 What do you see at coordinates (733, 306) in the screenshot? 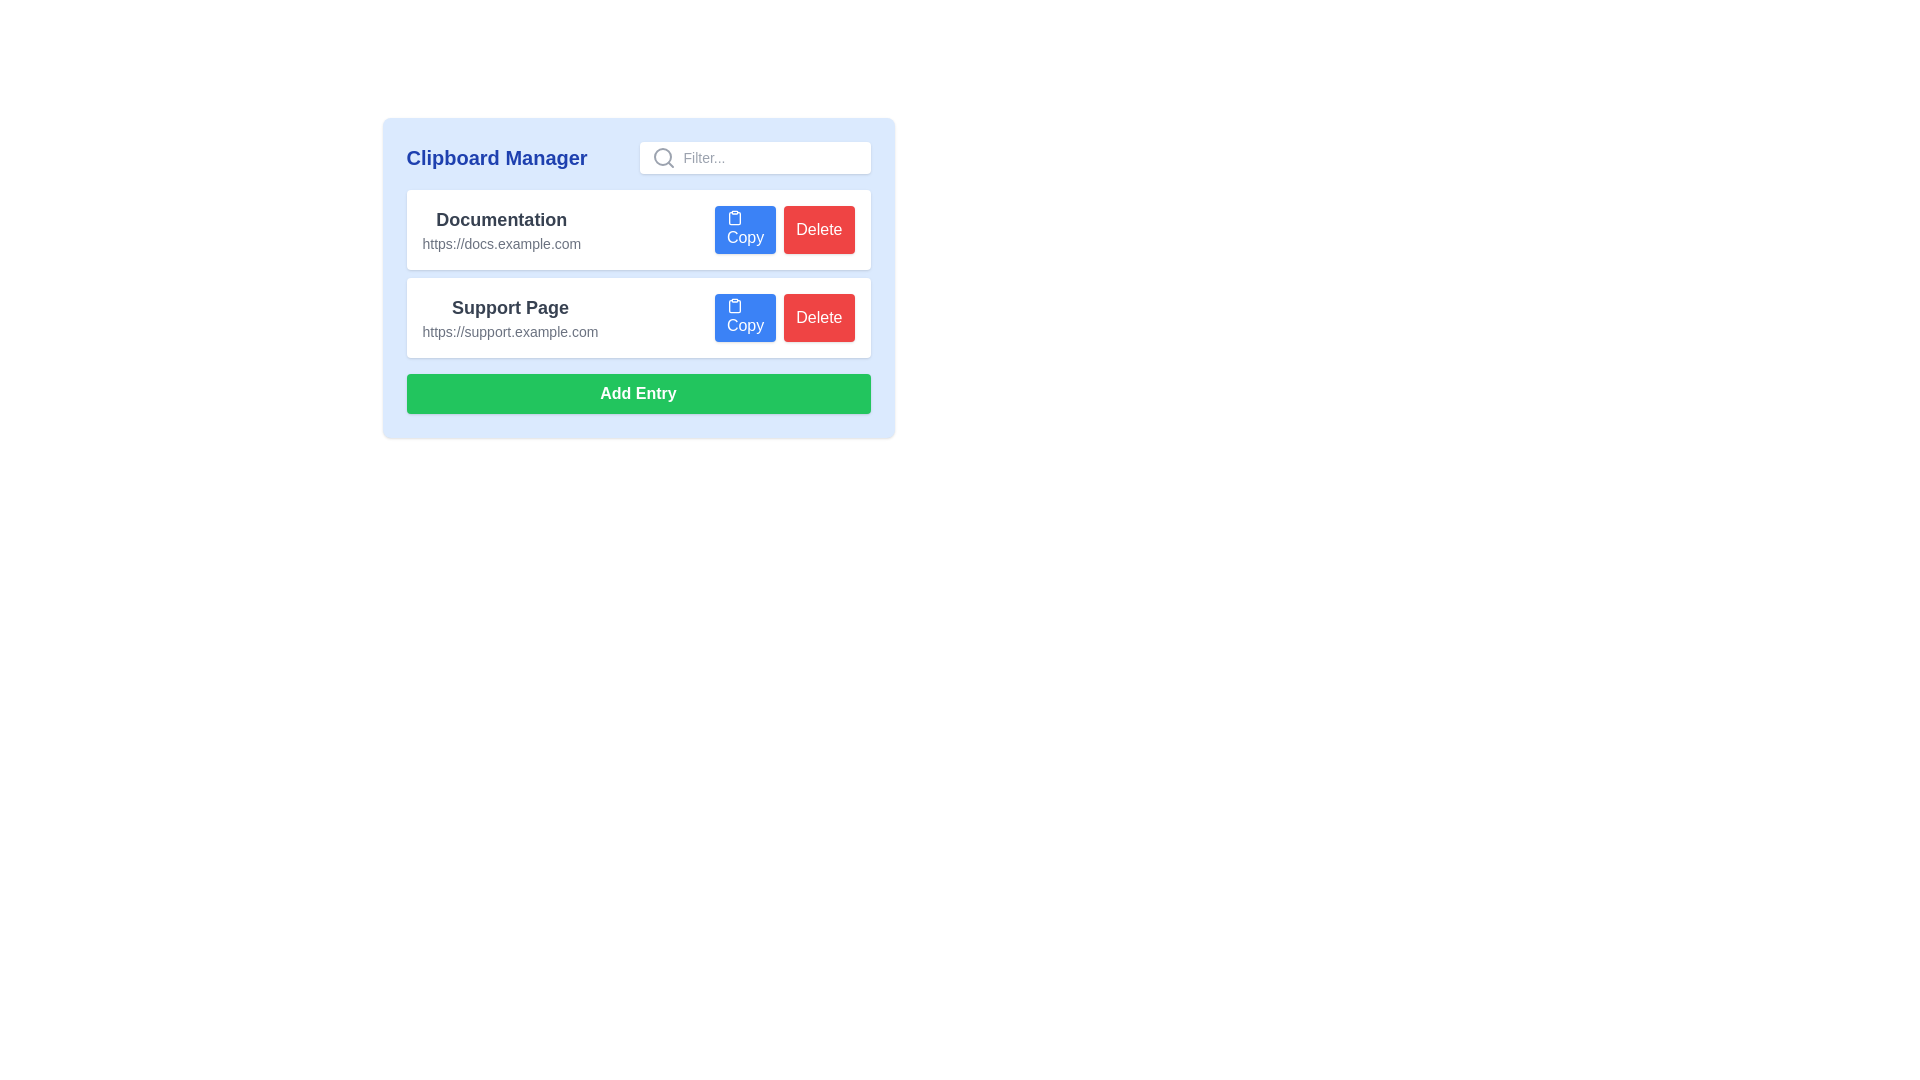
I see `the graphic representation of the clipboard icon located next to the 'Copy' button of the 'Support Page' entry in the Clipboard Manager interface` at bounding box center [733, 306].